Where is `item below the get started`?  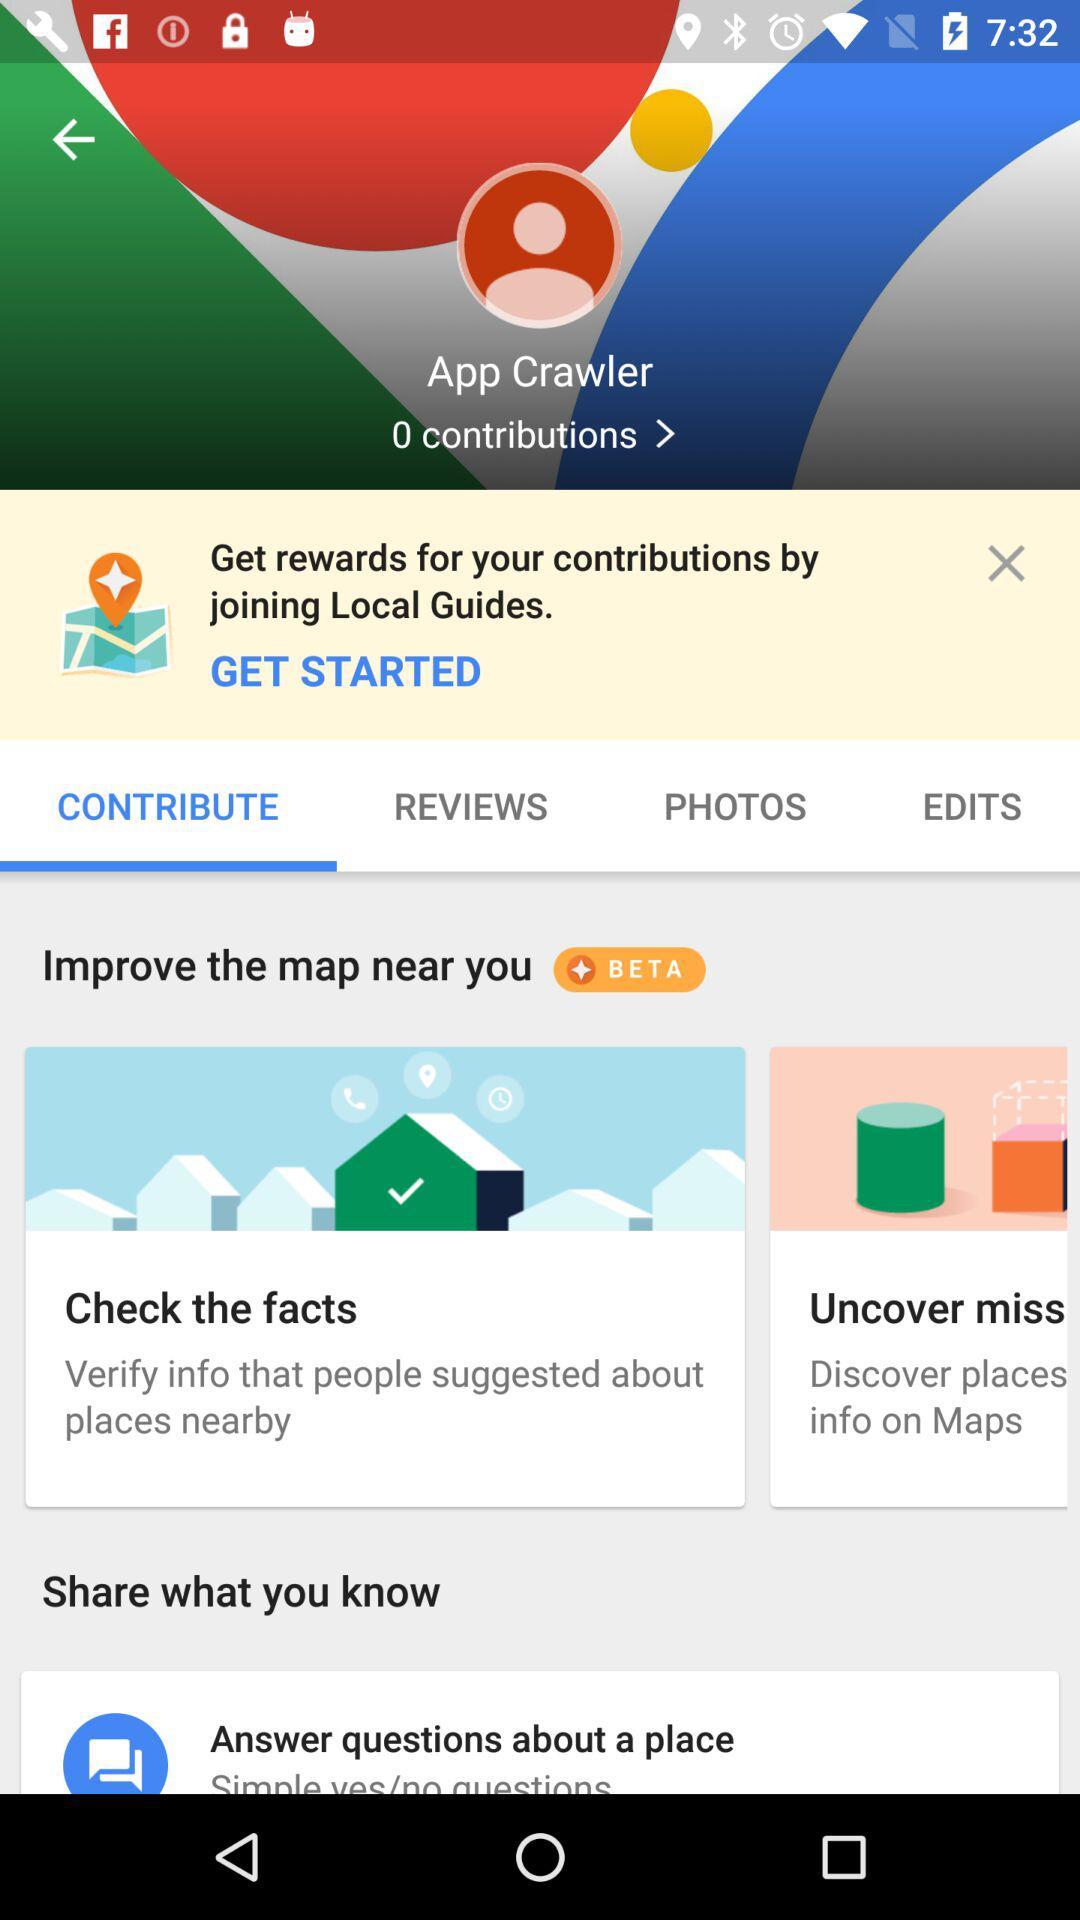
item below the get started is located at coordinates (971, 805).